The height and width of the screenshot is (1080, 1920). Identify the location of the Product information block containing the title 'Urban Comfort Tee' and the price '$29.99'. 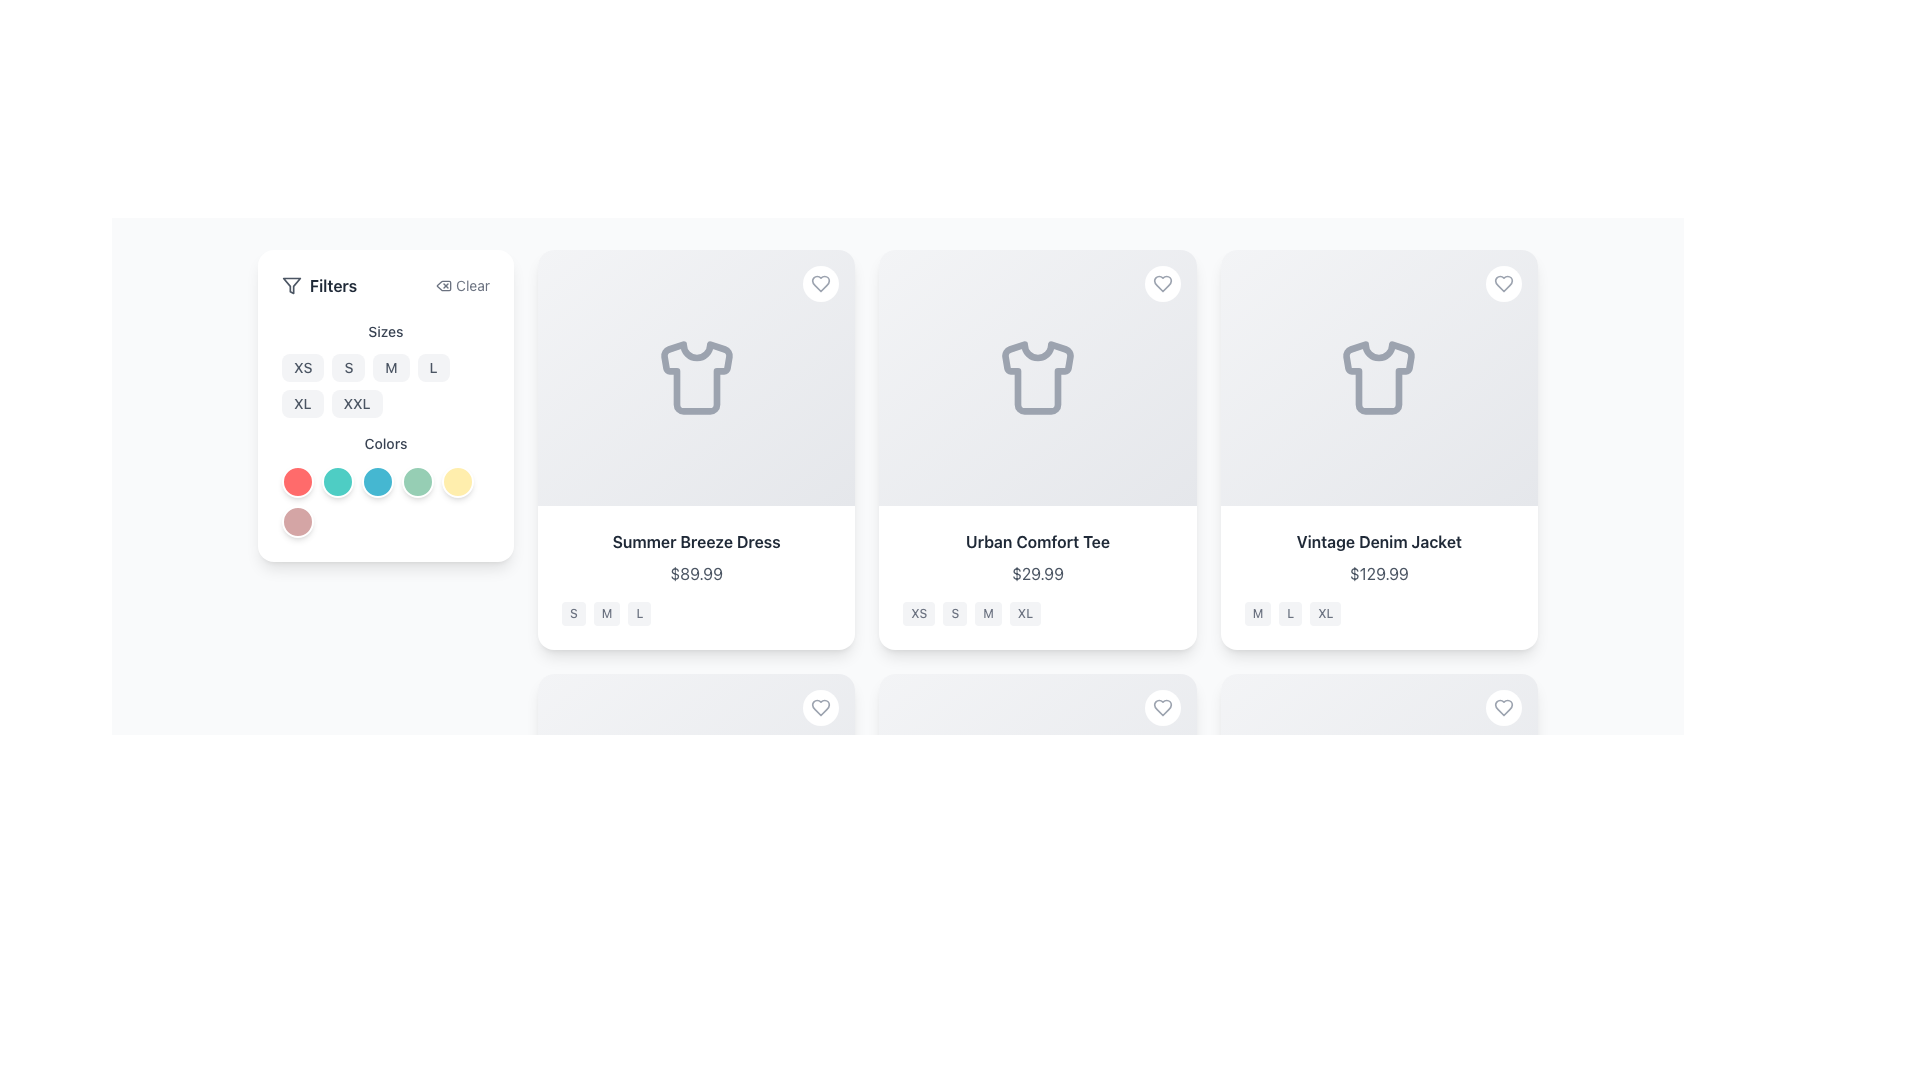
(1037, 578).